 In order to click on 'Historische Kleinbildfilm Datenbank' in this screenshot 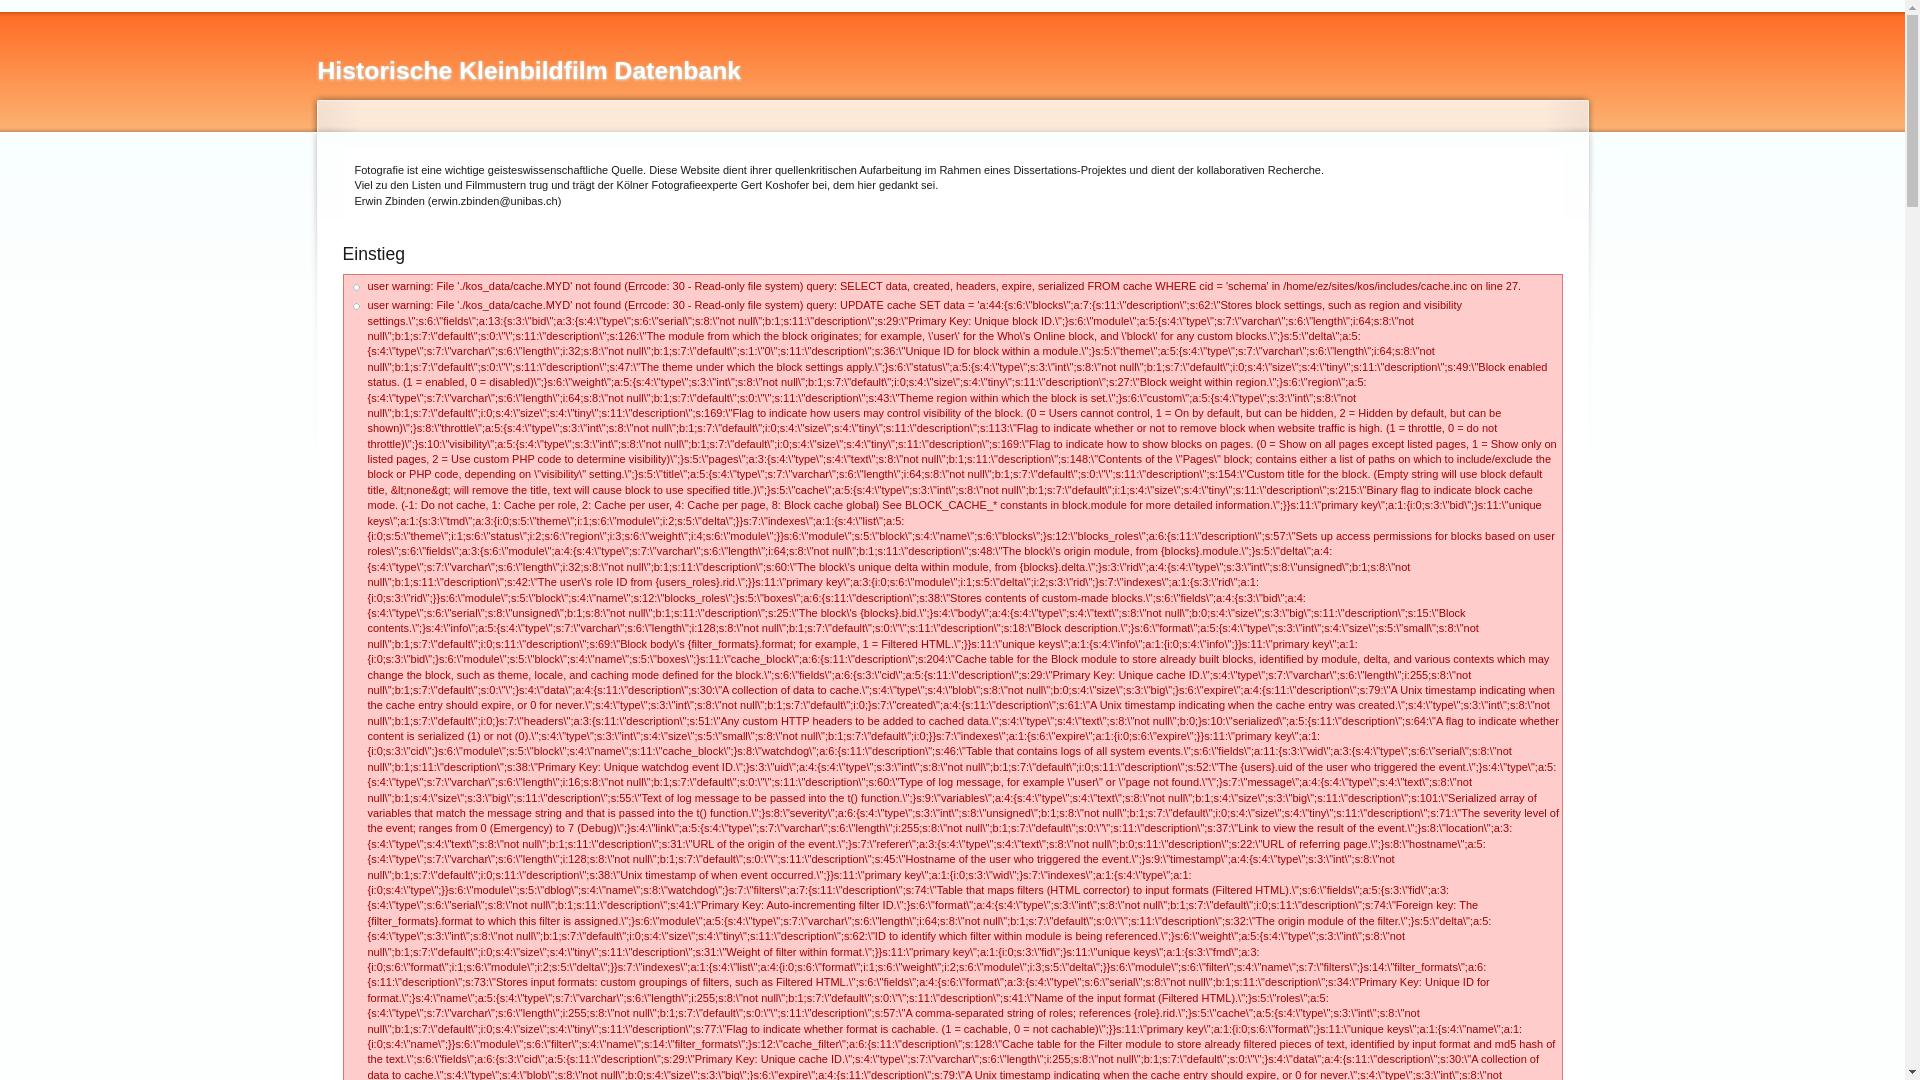, I will do `click(529, 69)`.